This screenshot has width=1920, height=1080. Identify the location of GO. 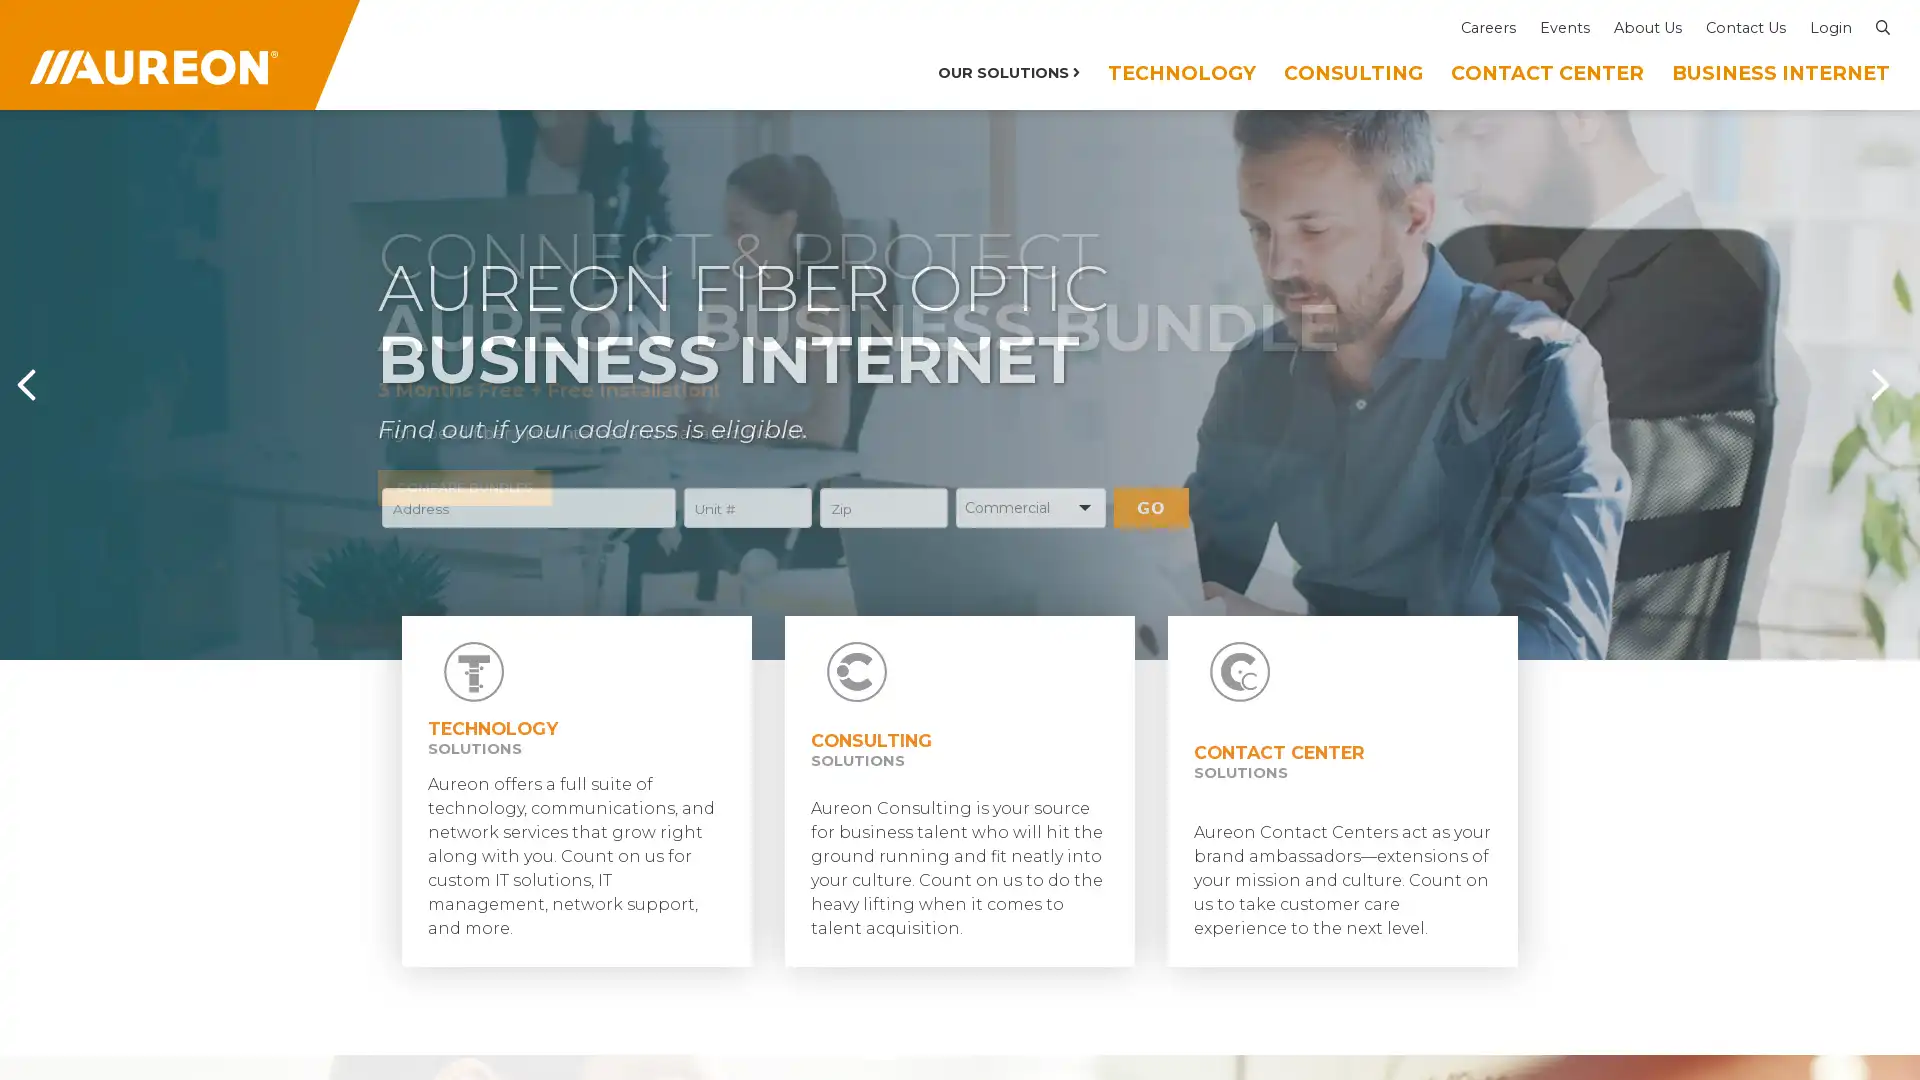
(1150, 507).